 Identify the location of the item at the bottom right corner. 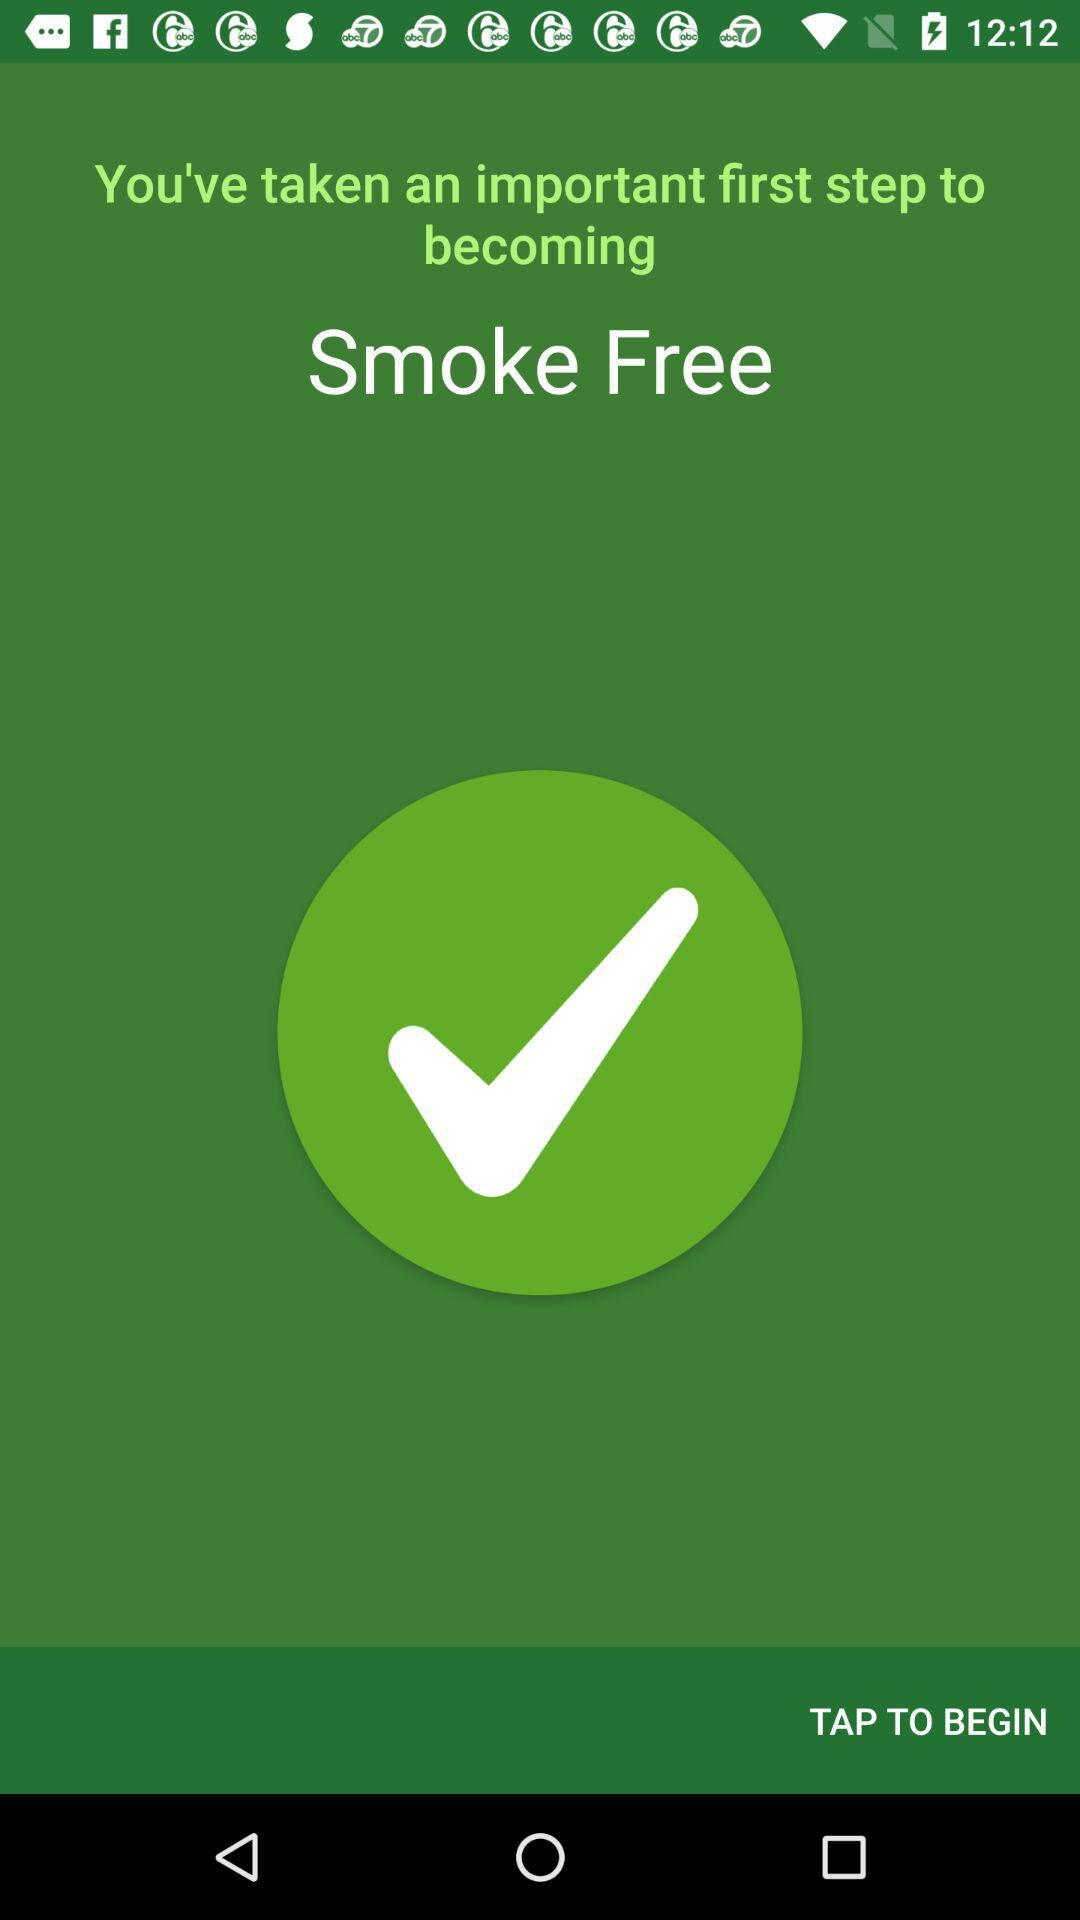
(928, 1719).